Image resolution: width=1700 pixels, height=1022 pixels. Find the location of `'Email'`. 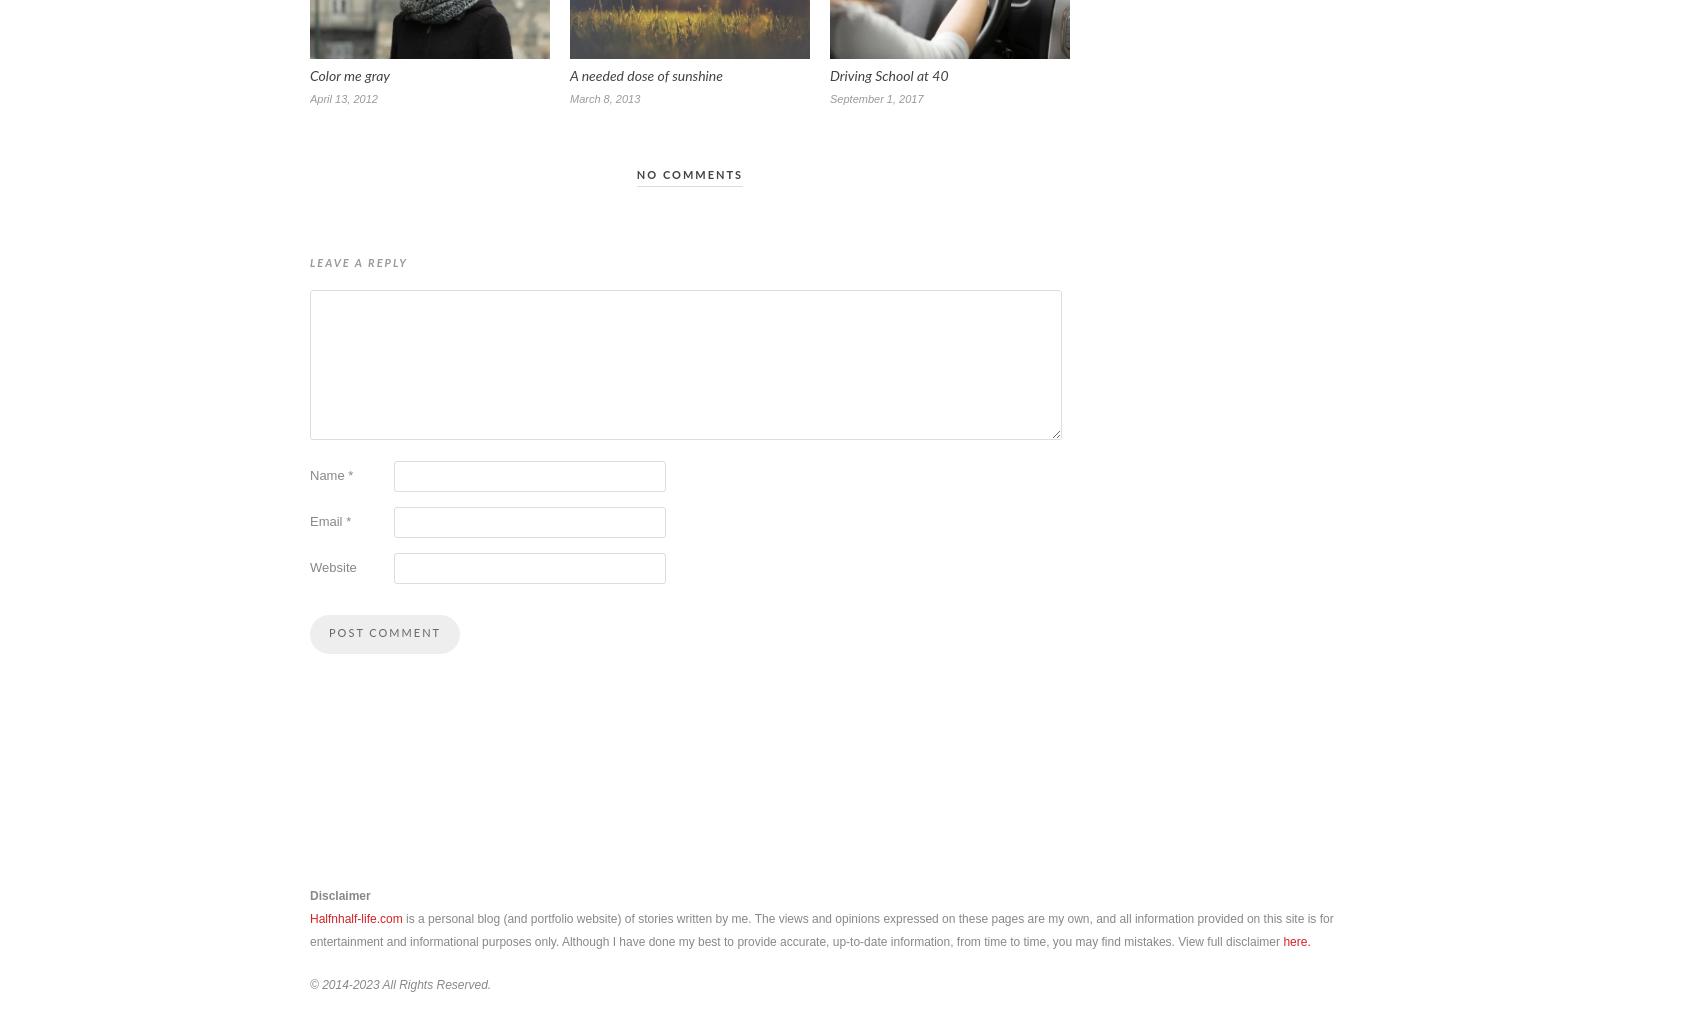

'Email' is located at coordinates (310, 520).